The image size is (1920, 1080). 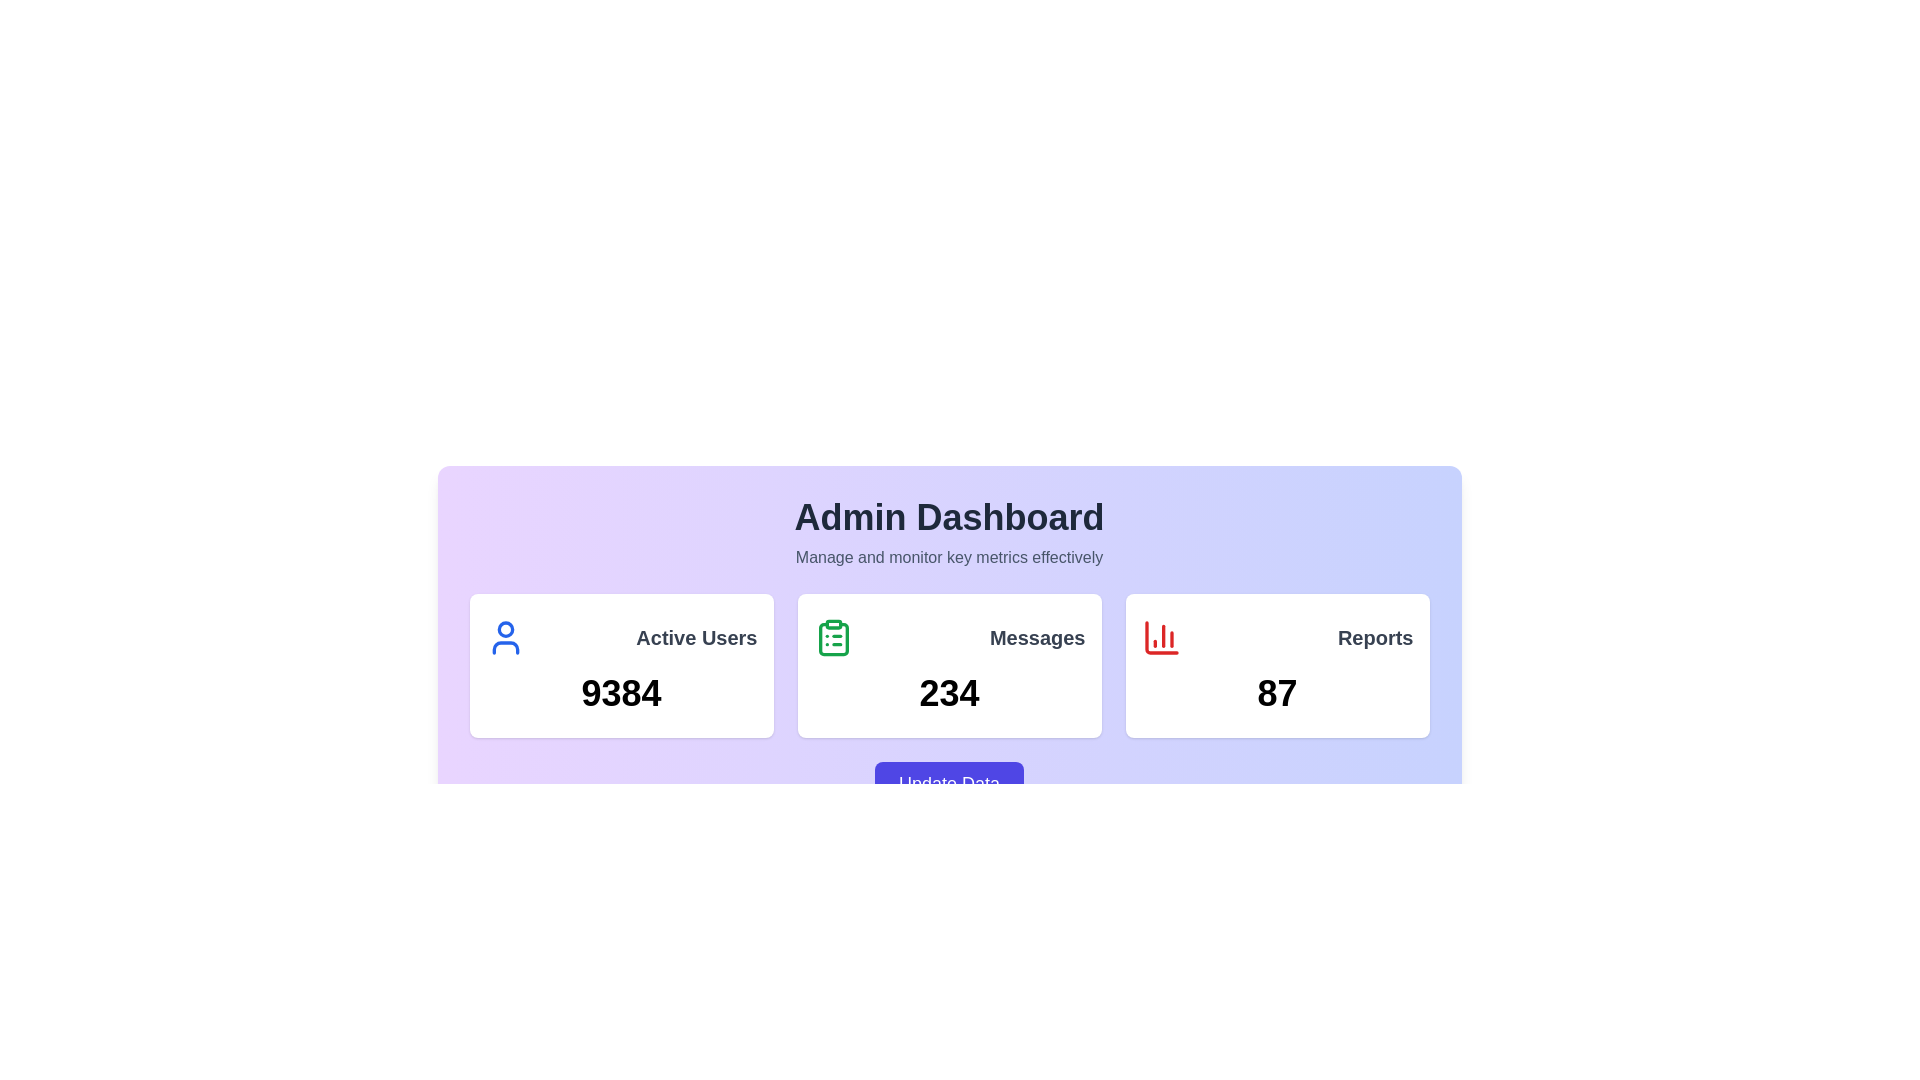 What do you see at coordinates (948, 782) in the screenshot?
I see `the 'Update Data' button located at the bottom center of the dashboard section for keyboard interaction` at bounding box center [948, 782].